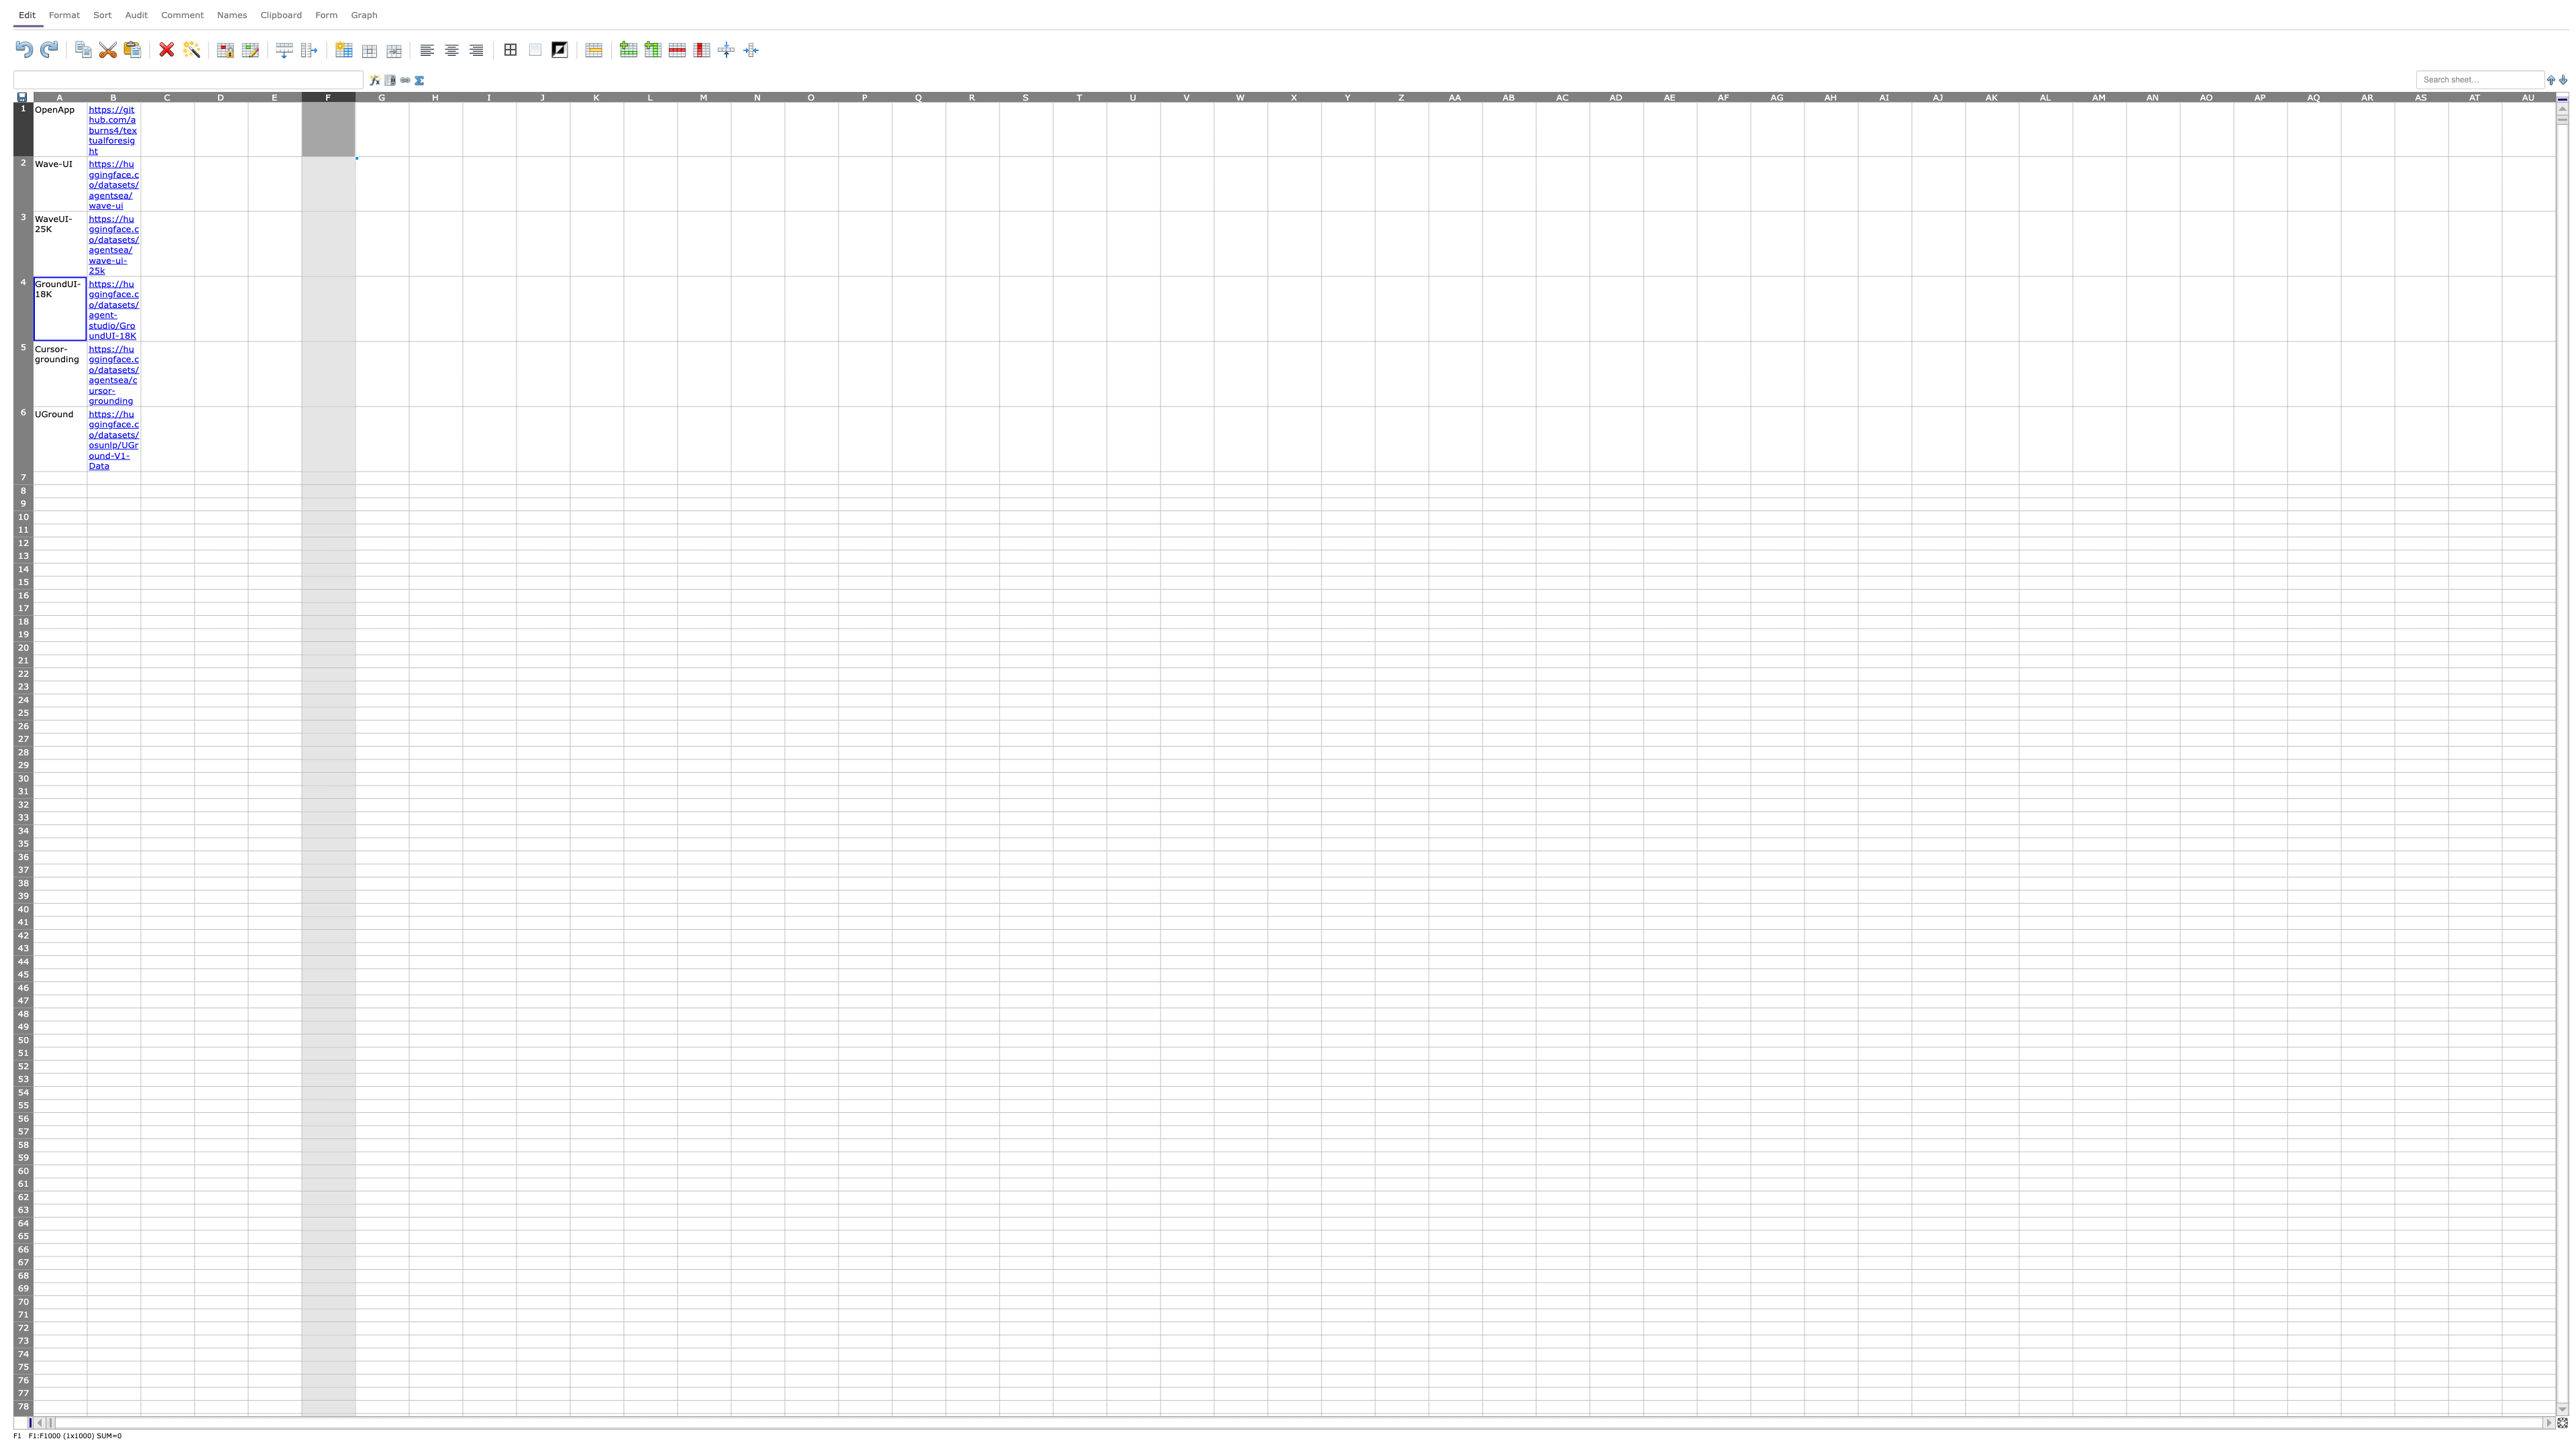  Describe the element at coordinates (596, 95) in the screenshot. I see `Move cursor to column K` at that location.